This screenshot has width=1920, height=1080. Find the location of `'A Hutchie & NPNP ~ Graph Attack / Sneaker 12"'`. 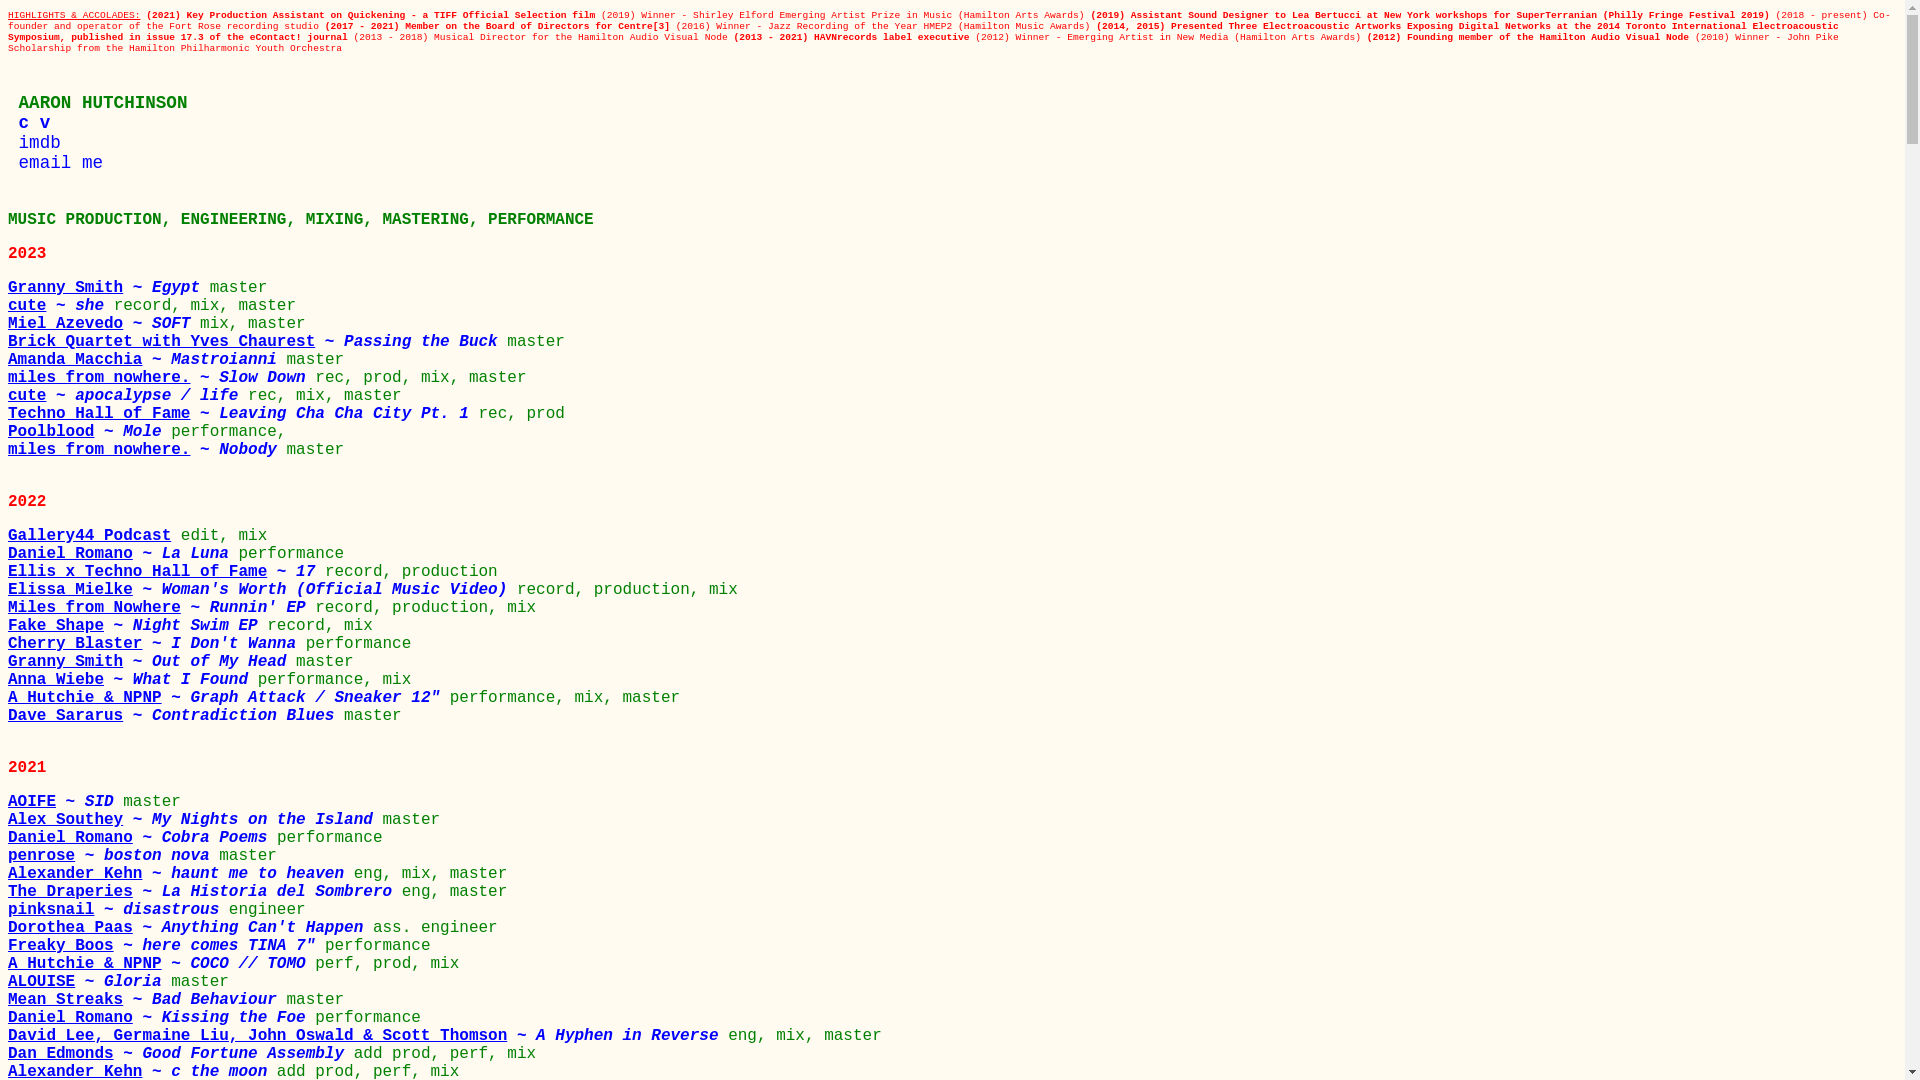

'A Hutchie & NPNP ~ Graph Attack / Sneaker 12"' is located at coordinates (8, 697).